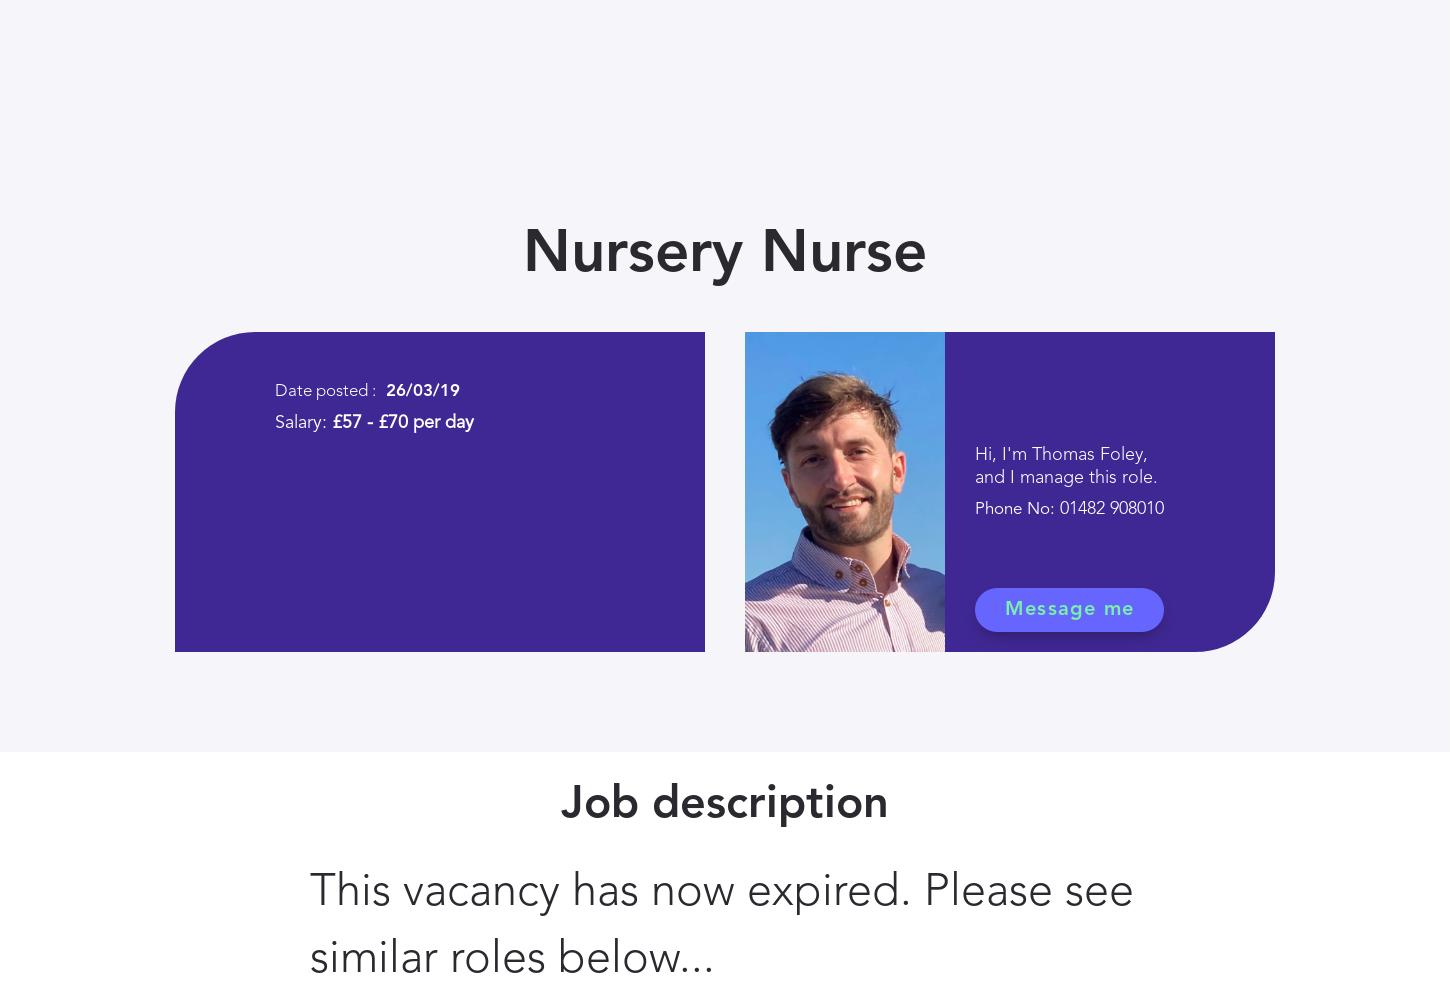  I want to click on 'Jump to main content', so click(30, 30).